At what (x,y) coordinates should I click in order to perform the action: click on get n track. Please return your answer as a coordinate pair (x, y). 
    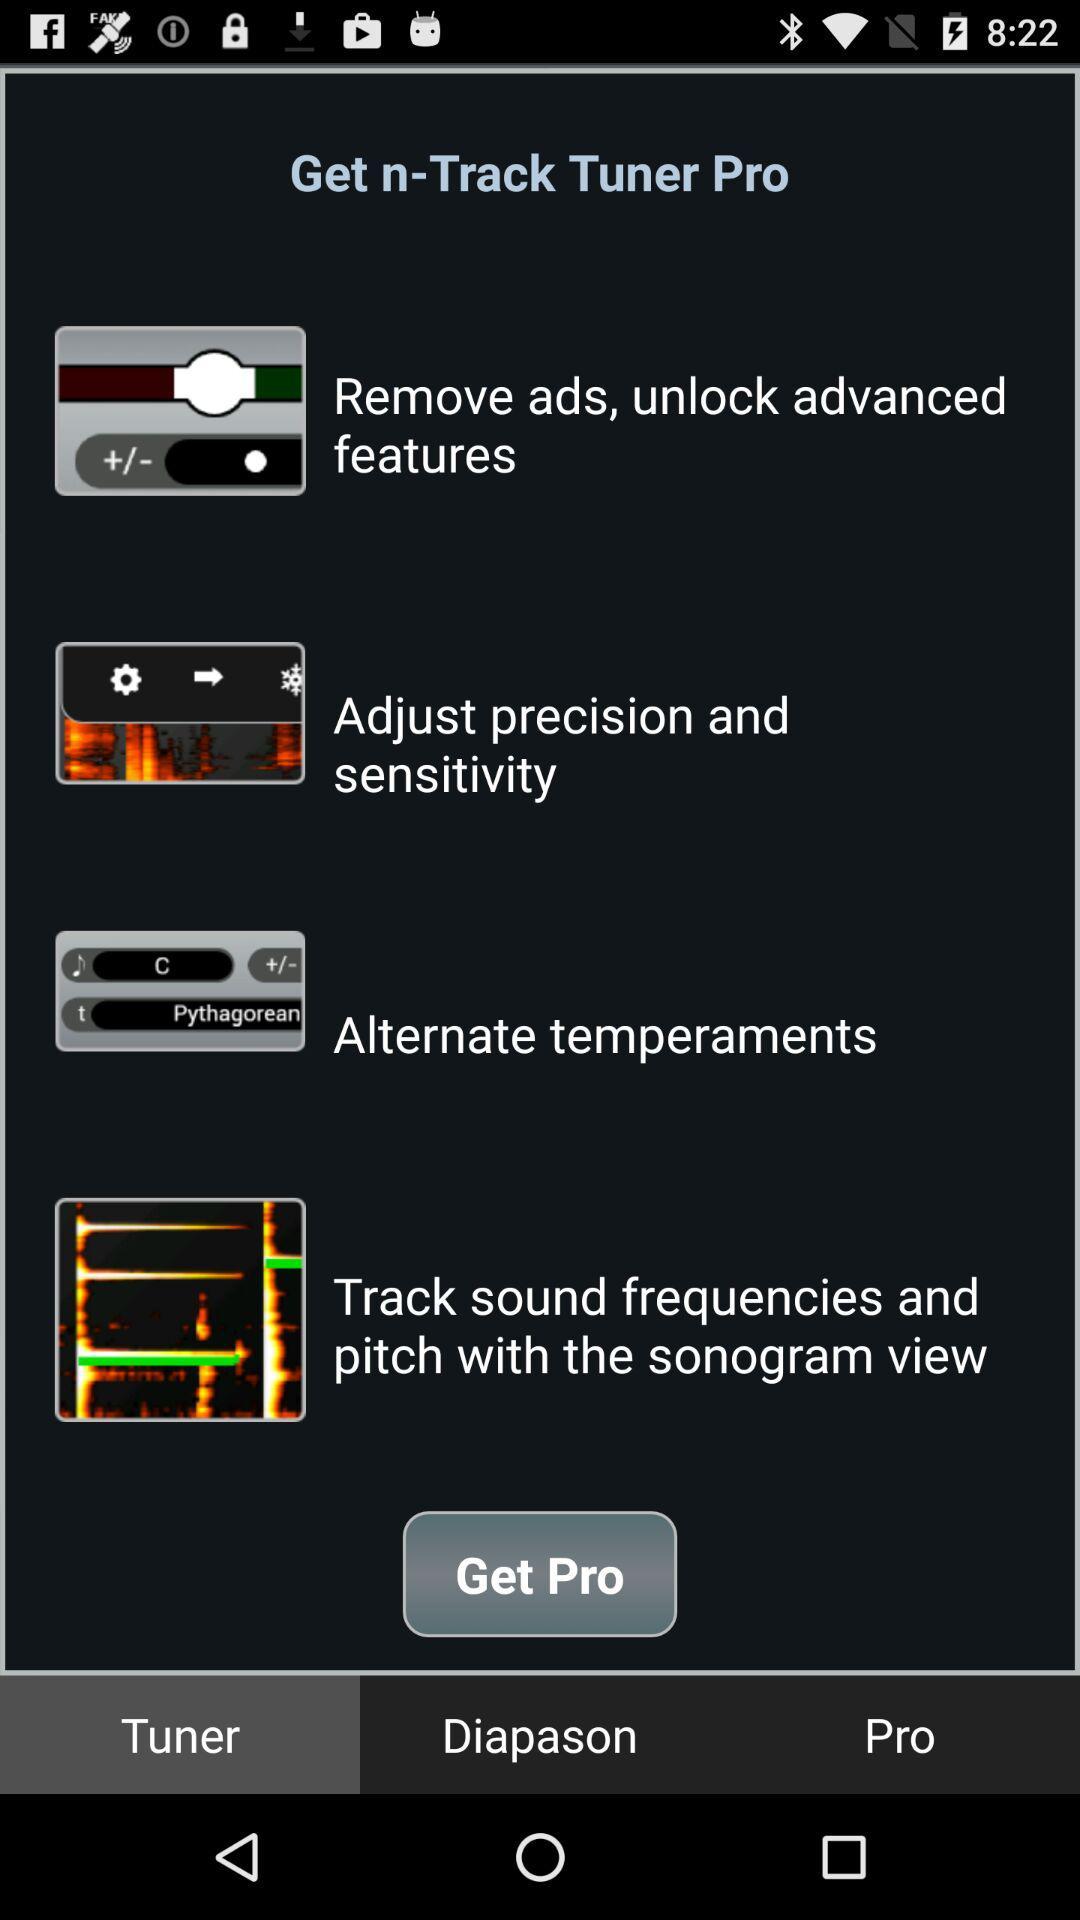
    Looking at the image, I should click on (538, 171).